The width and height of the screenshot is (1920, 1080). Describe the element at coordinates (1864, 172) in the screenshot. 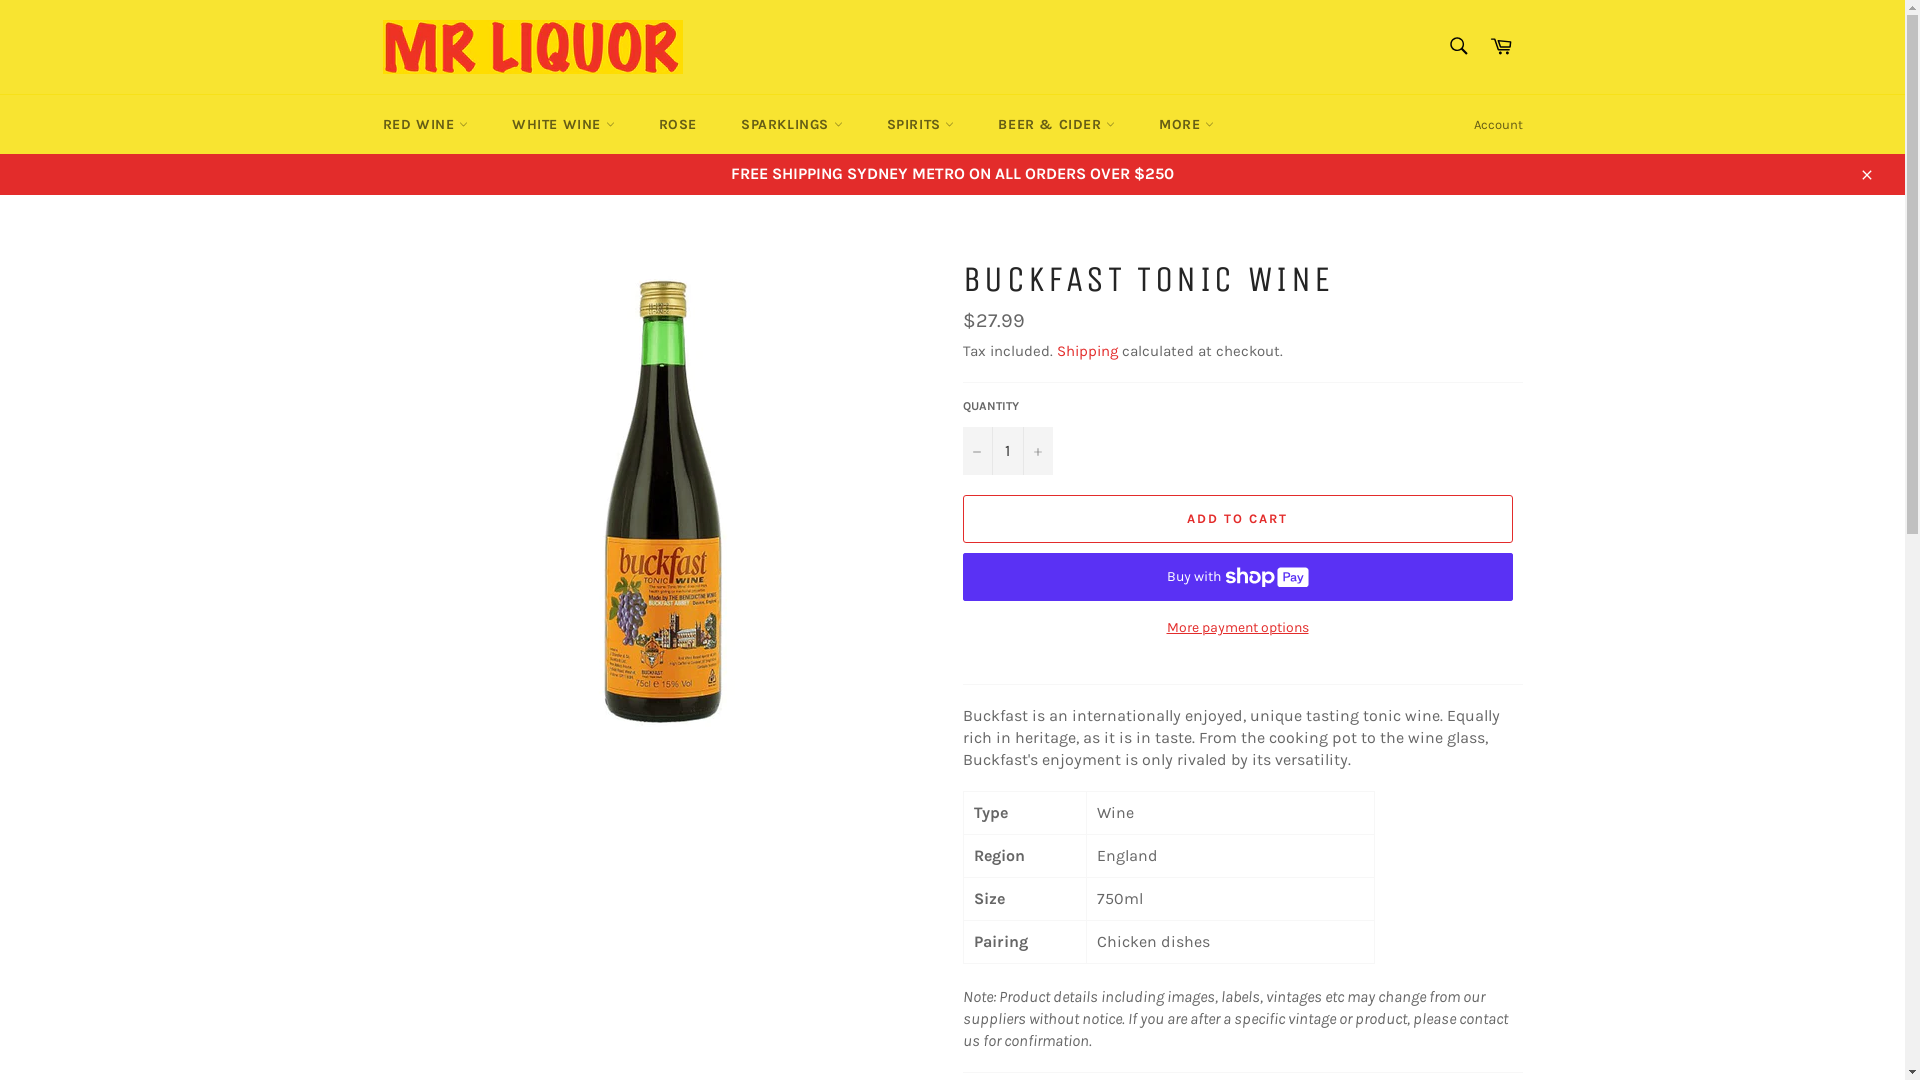

I see `'Close'` at that location.